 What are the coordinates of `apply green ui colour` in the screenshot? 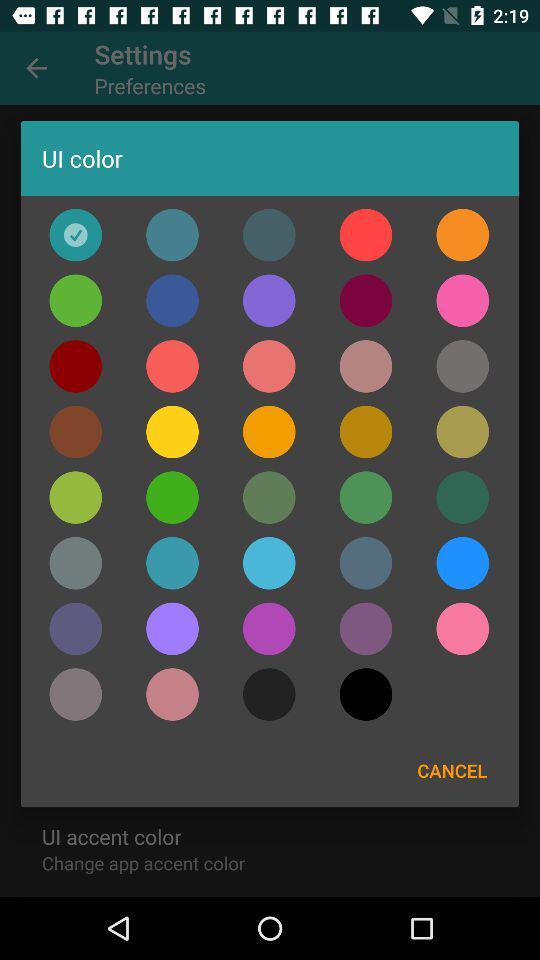 It's located at (74, 299).